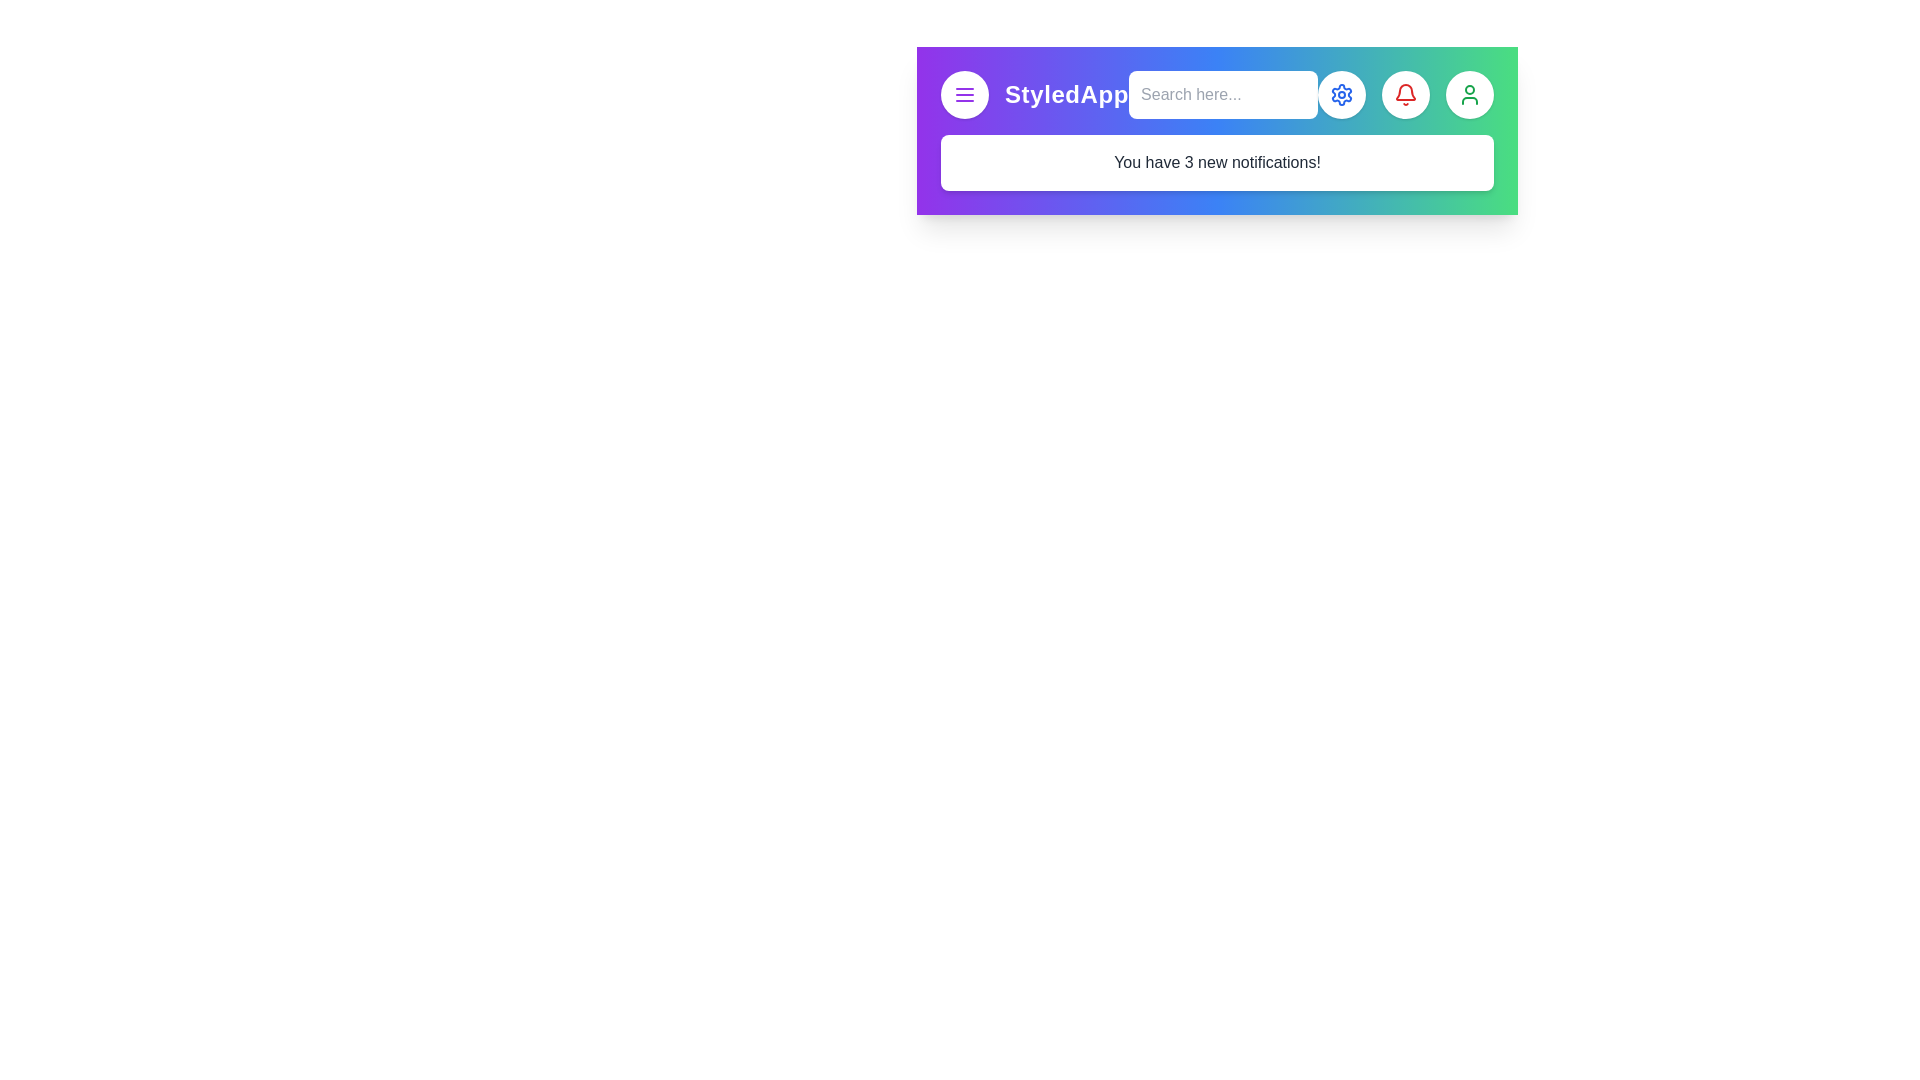 This screenshot has height=1080, width=1920. Describe the element at coordinates (964, 95) in the screenshot. I see `the element with Menu Button to display its tooltip or effect` at that location.